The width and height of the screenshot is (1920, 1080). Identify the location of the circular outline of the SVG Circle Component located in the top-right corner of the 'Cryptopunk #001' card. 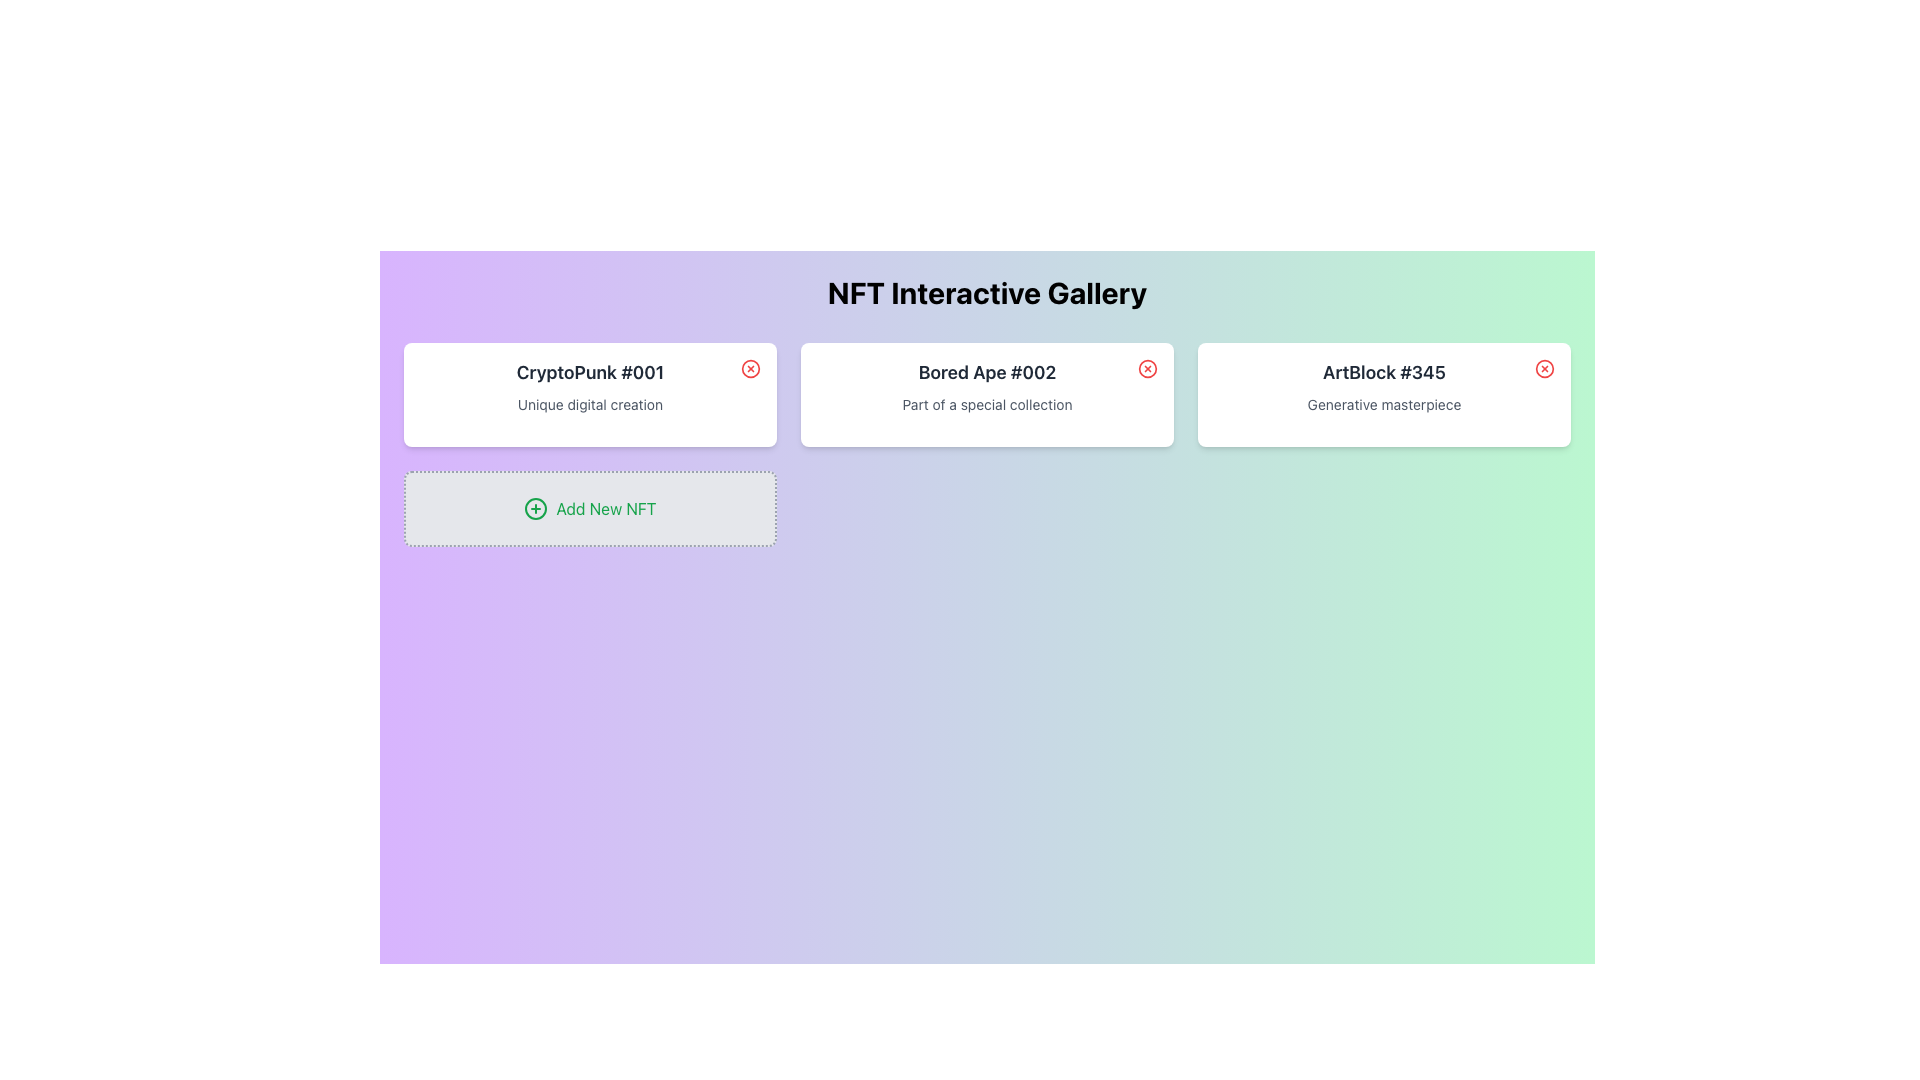
(749, 369).